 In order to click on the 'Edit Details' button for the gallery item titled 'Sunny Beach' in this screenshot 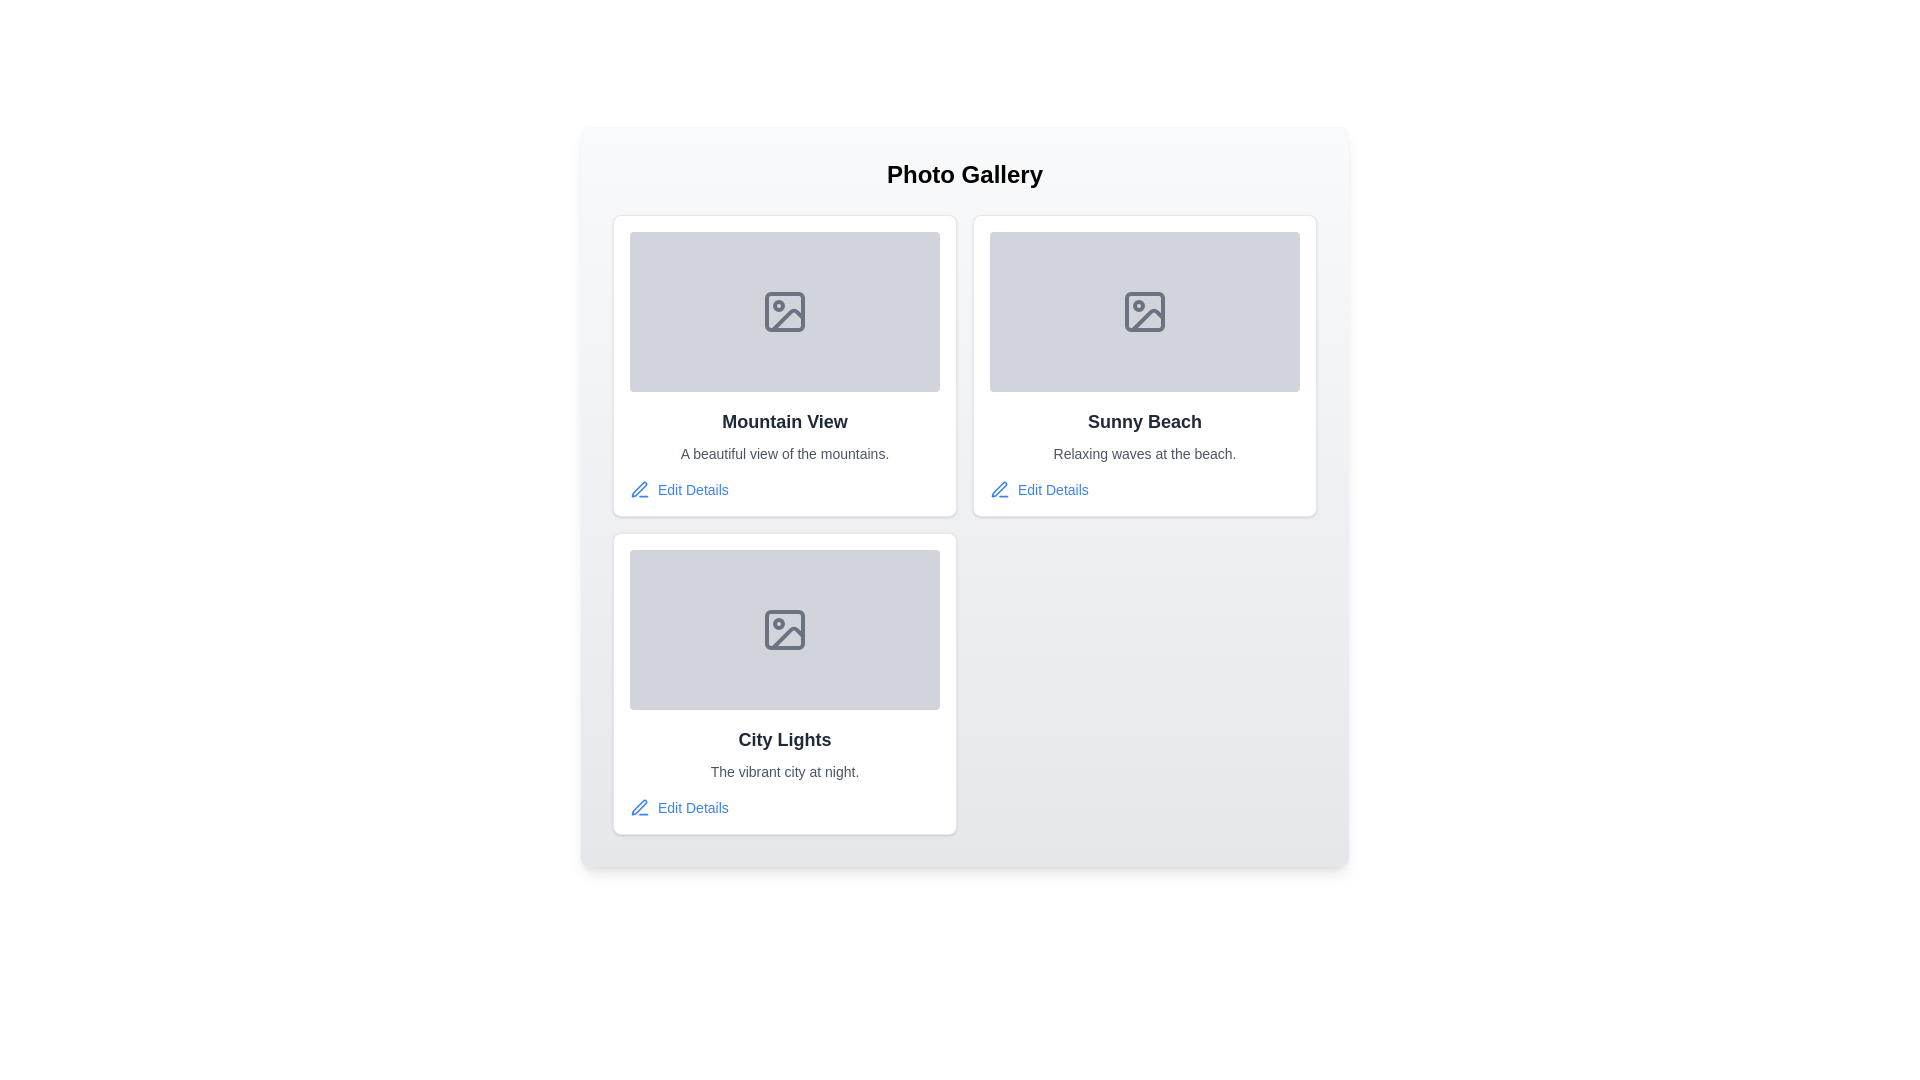, I will do `click(1038, 489)`.